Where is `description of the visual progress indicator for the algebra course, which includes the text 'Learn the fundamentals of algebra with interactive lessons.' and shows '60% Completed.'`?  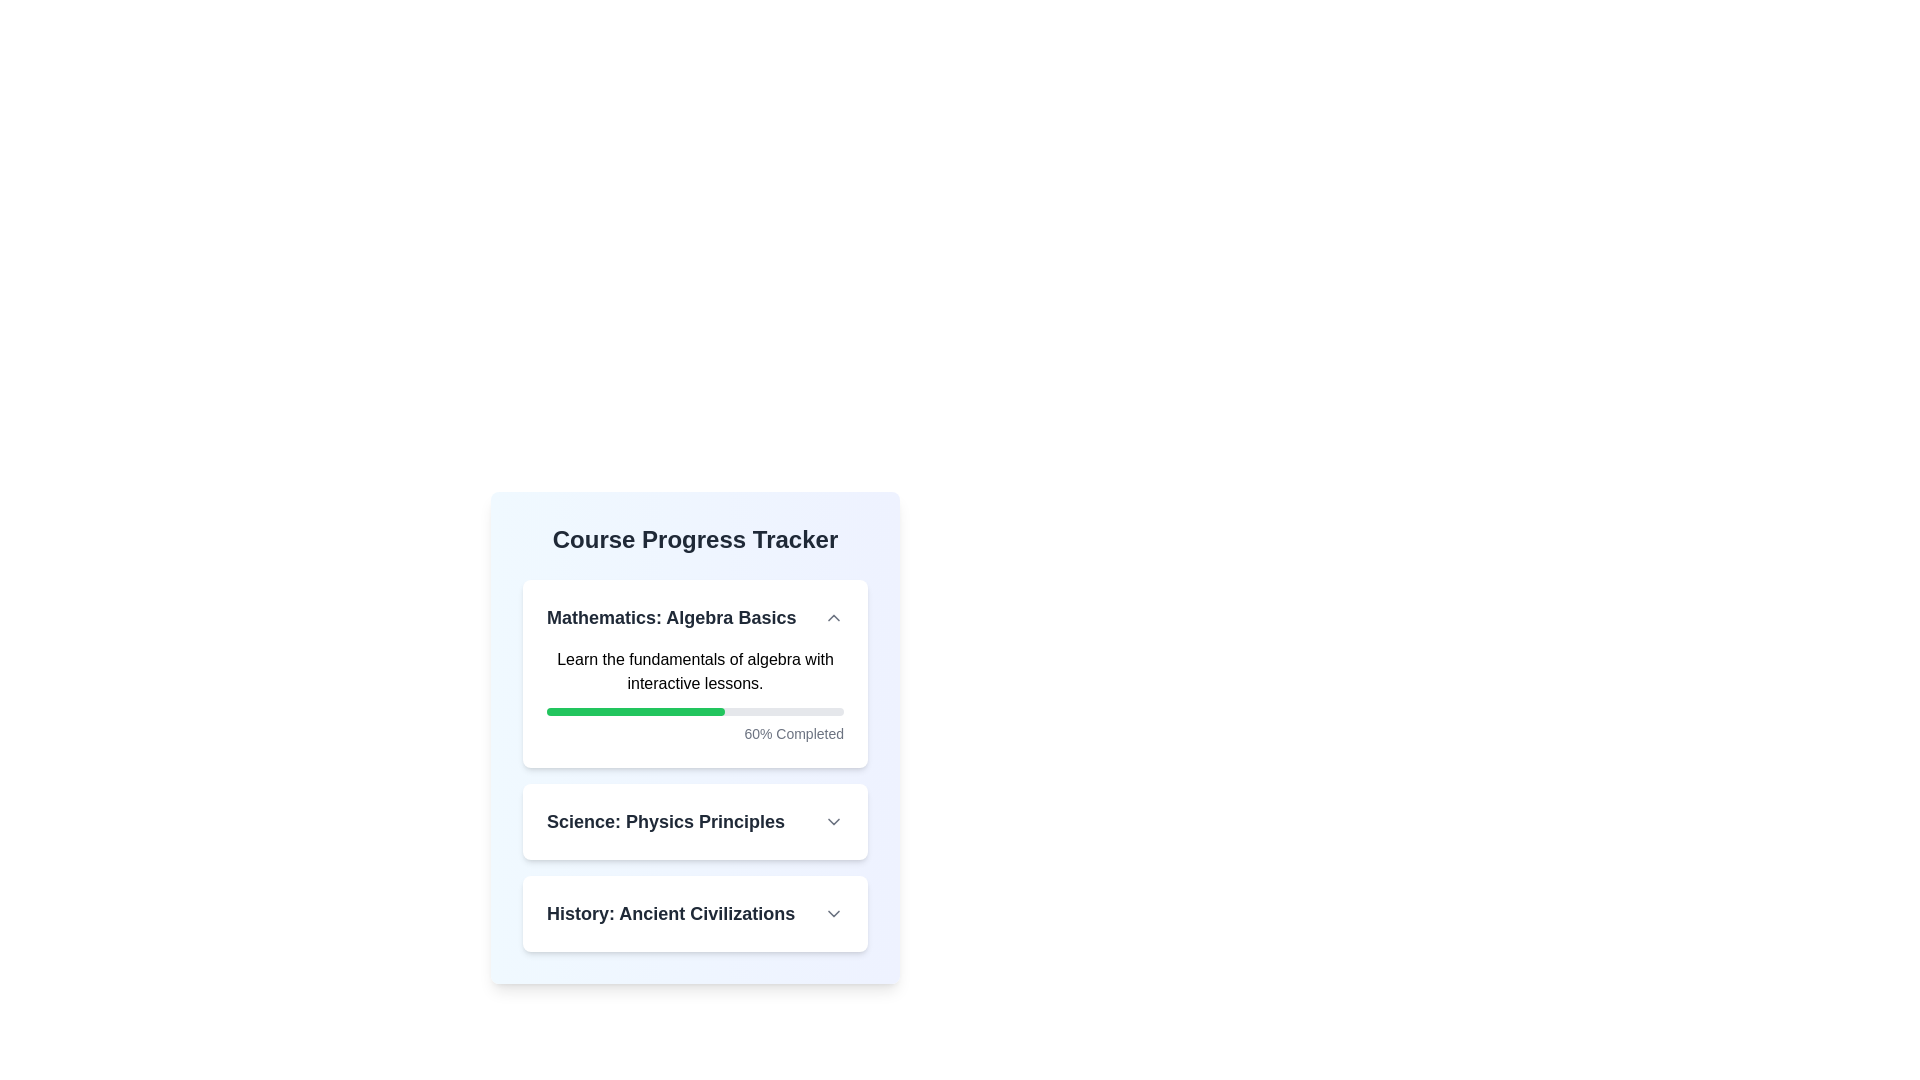 description of the visual progress indicator for the algebra course, which includes the text 'Learn the fundamentals of algebra with interactive lessons.' and shows '60% Completed.' is located at coordinates (695, 694).